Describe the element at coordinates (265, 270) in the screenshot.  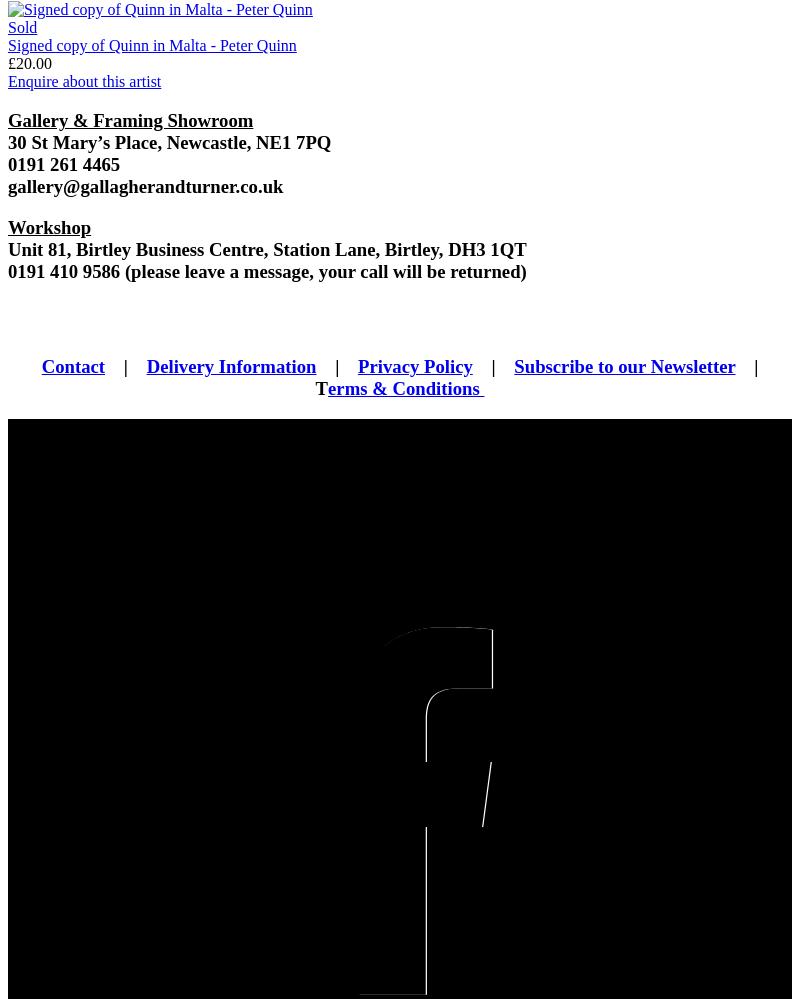
I see `'0191 410 9586 (please leave a message, your call will be returned)'` at that location.